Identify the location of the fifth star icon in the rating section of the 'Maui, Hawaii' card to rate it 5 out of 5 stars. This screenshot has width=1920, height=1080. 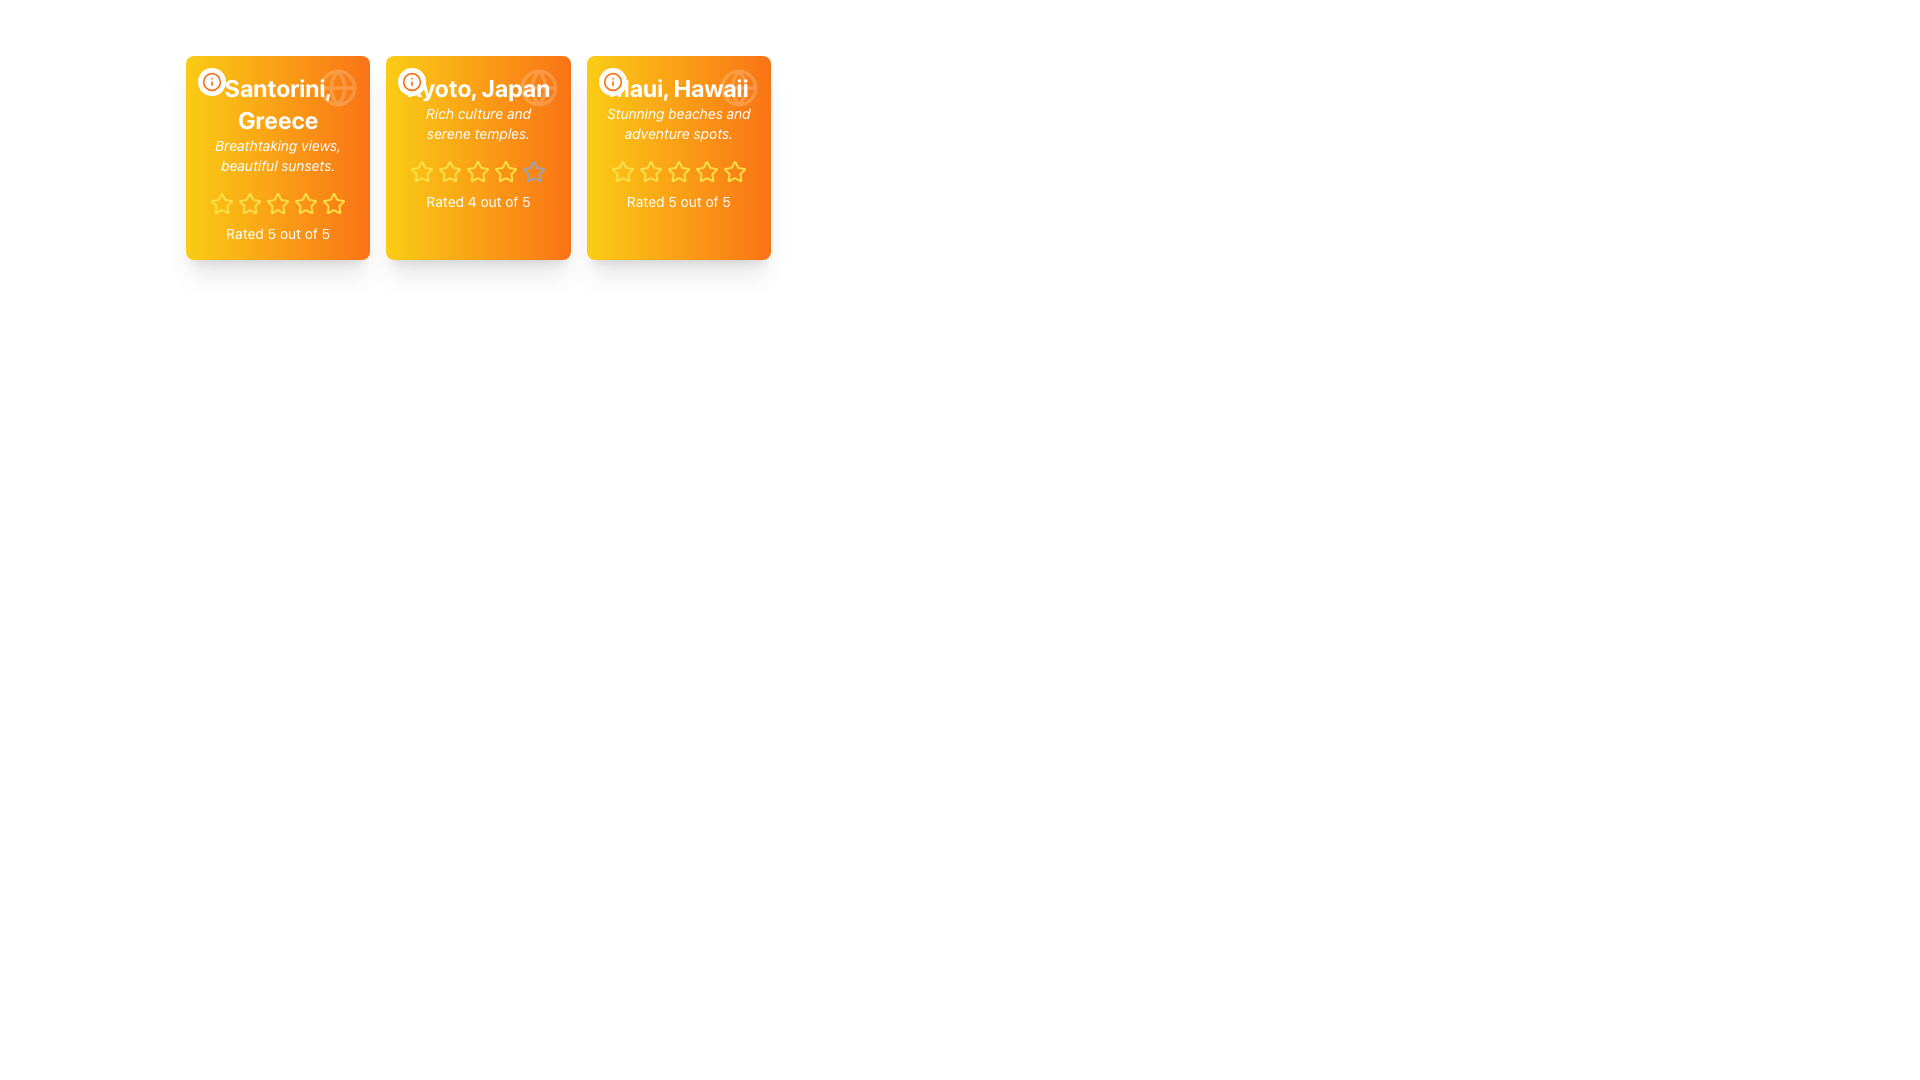
(733, 171).